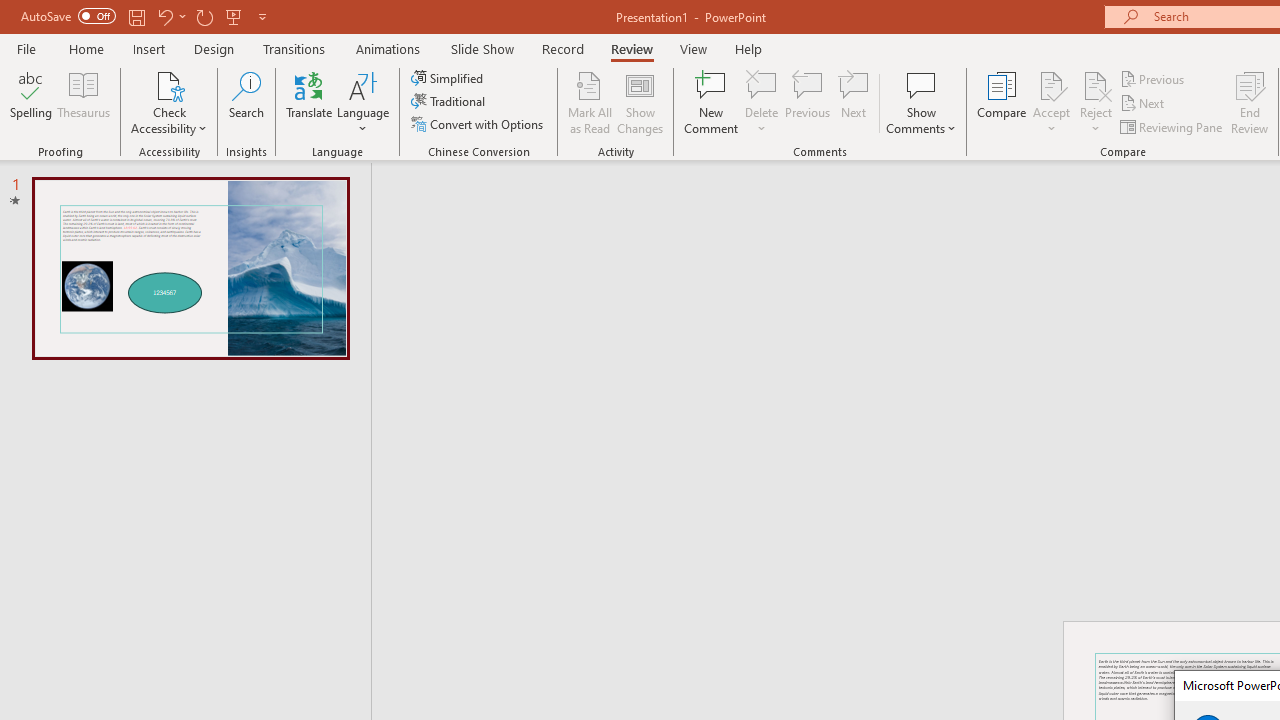 The width and height of the screenshot is (1280, 720). What do you see at coordinates (1144, 103) in the screenshot?
I see `'Next'` at bounding box center [1144, 103].